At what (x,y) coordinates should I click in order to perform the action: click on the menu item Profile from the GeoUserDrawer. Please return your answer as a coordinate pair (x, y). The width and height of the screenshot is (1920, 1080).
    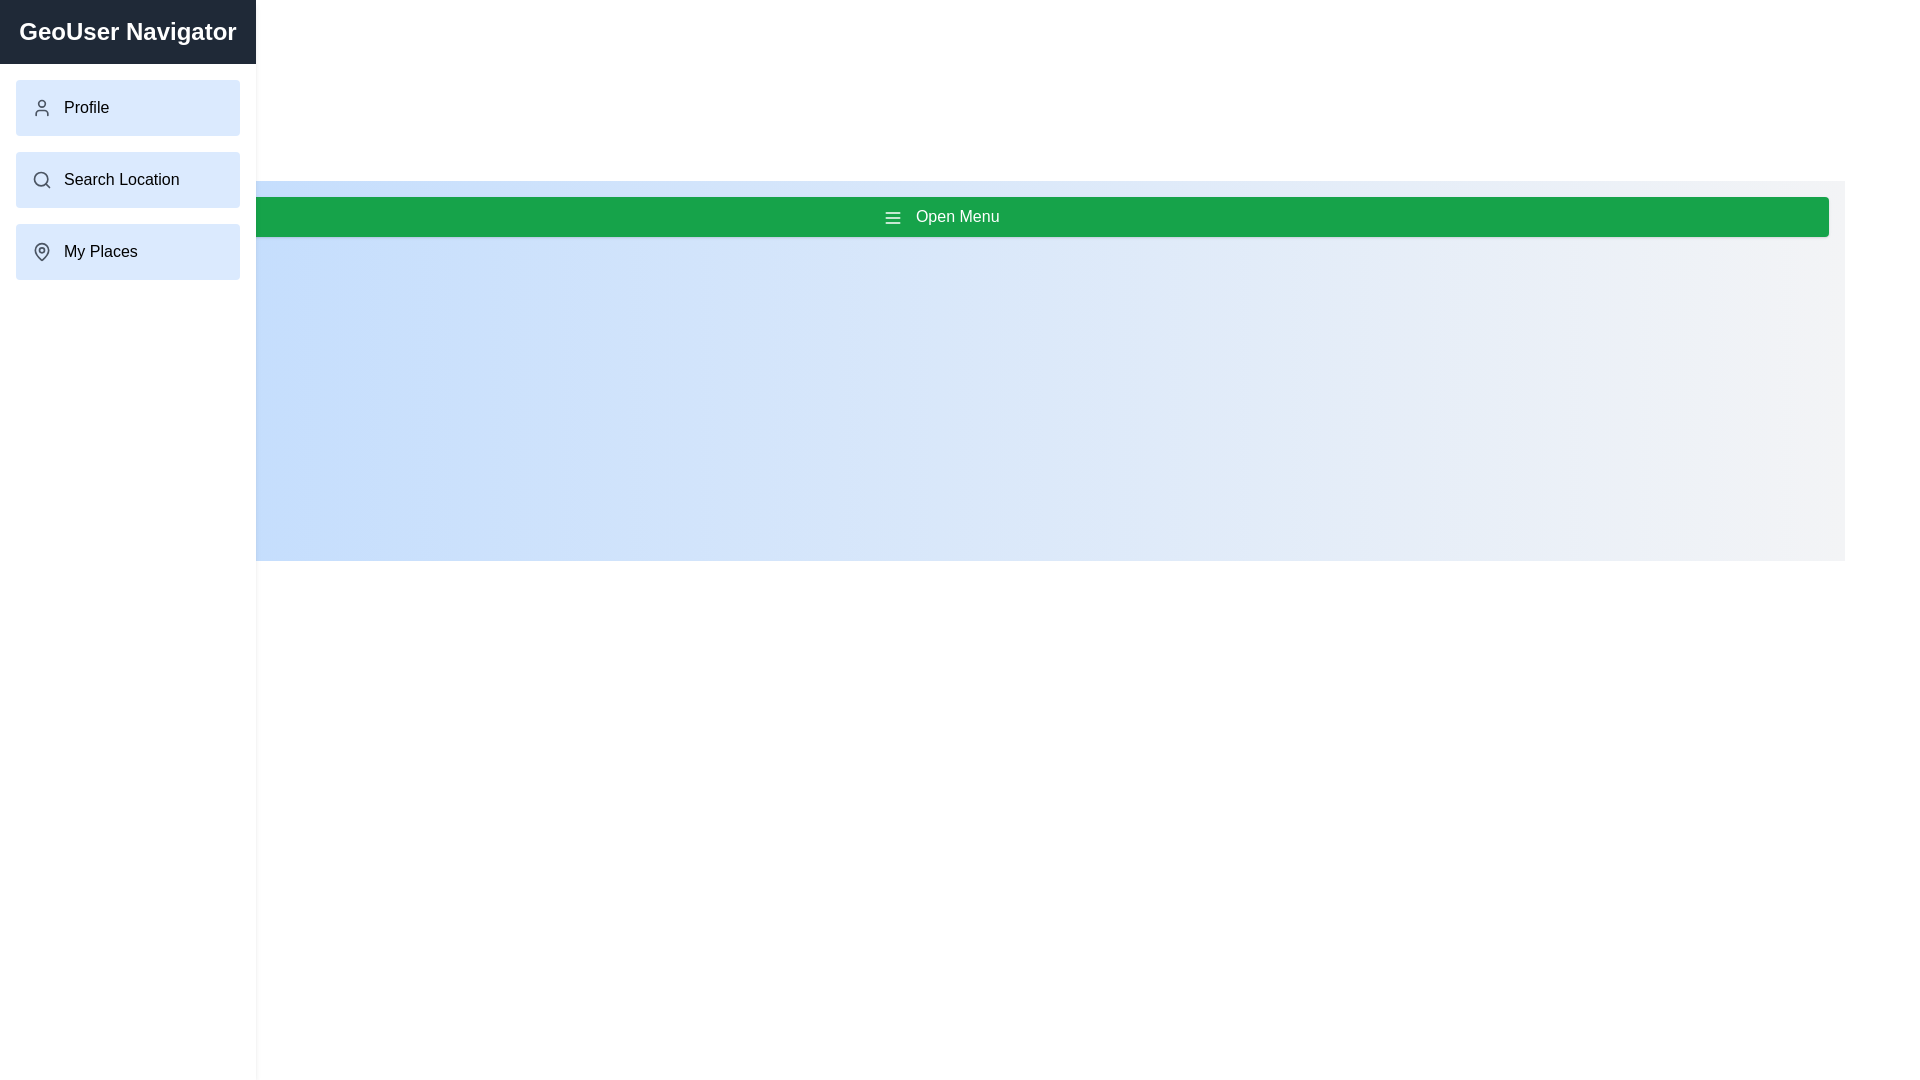
    Looking at the image, I should click on (127, 108).